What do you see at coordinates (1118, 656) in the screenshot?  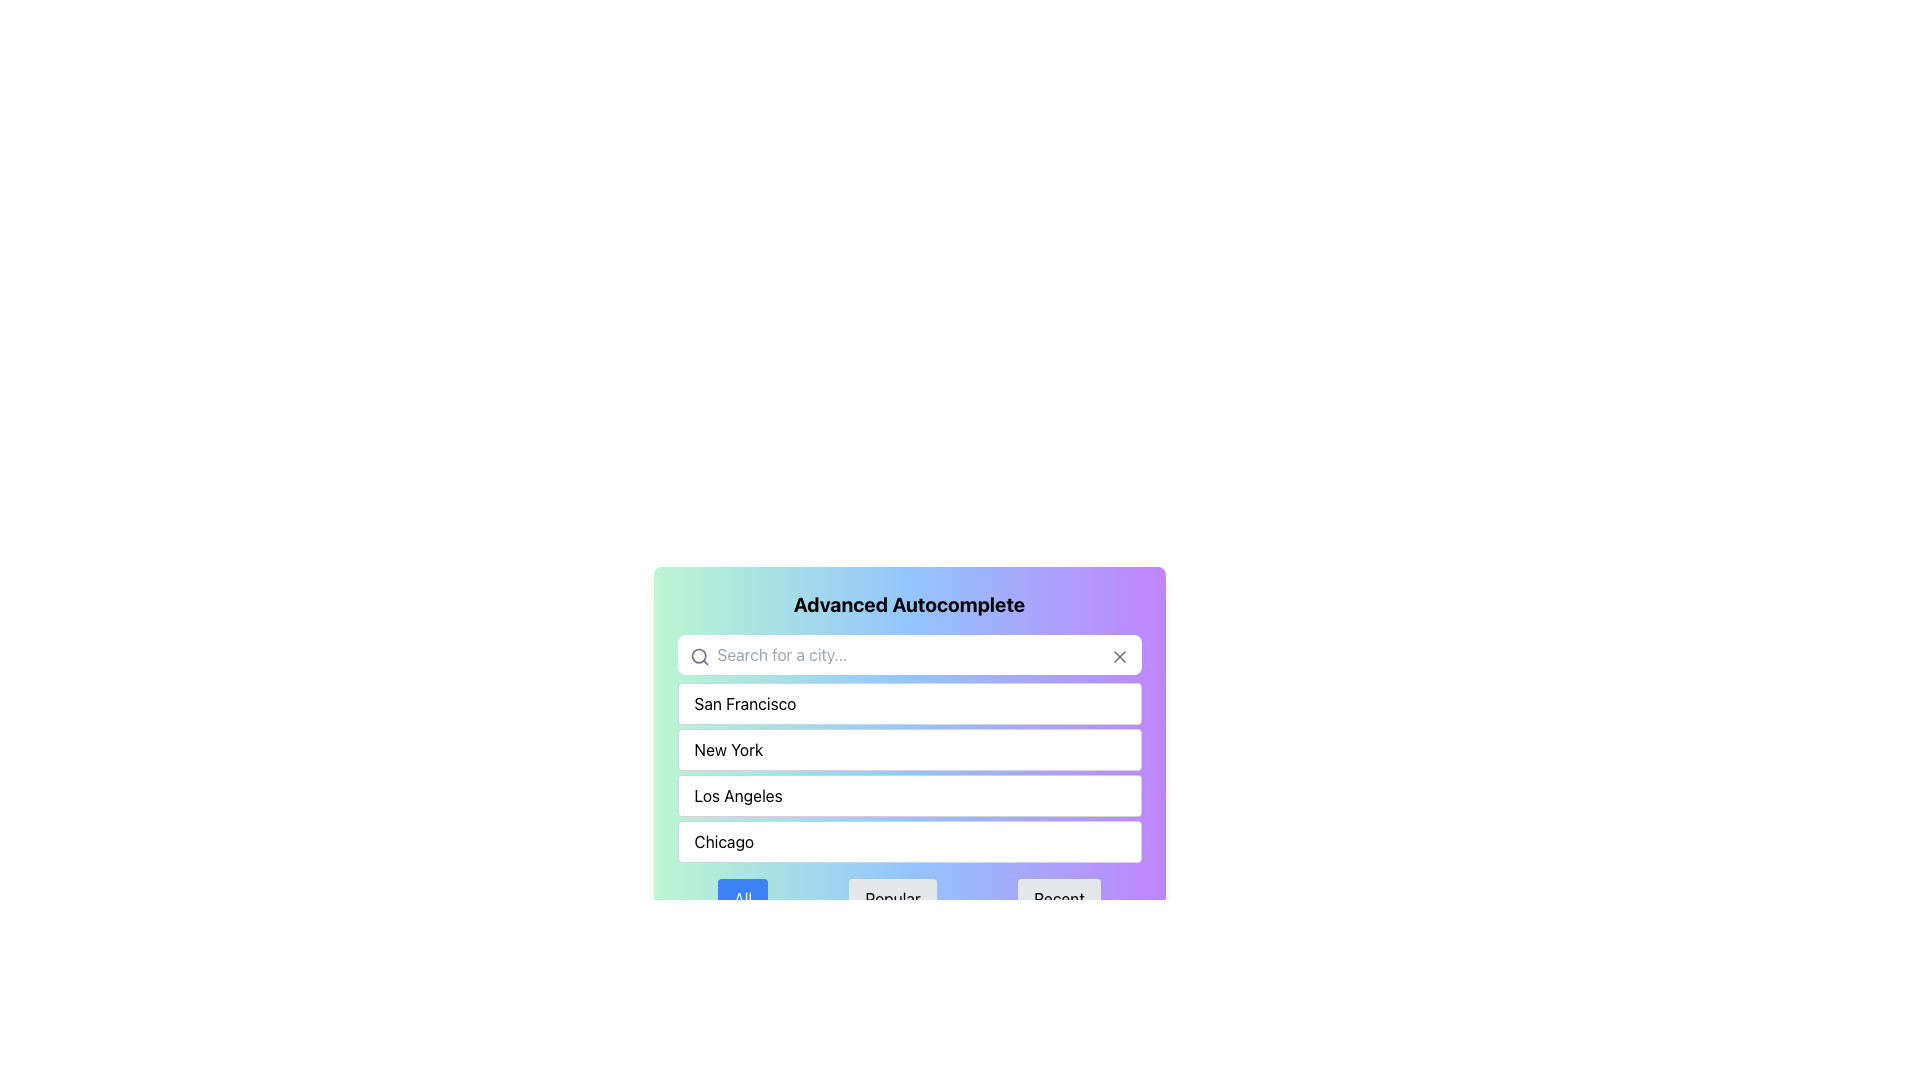 I see `the decorative close icon located at the top-right corner of the search bar, which visually represents the function to clear the search input` at bounding box center [1118, 656].